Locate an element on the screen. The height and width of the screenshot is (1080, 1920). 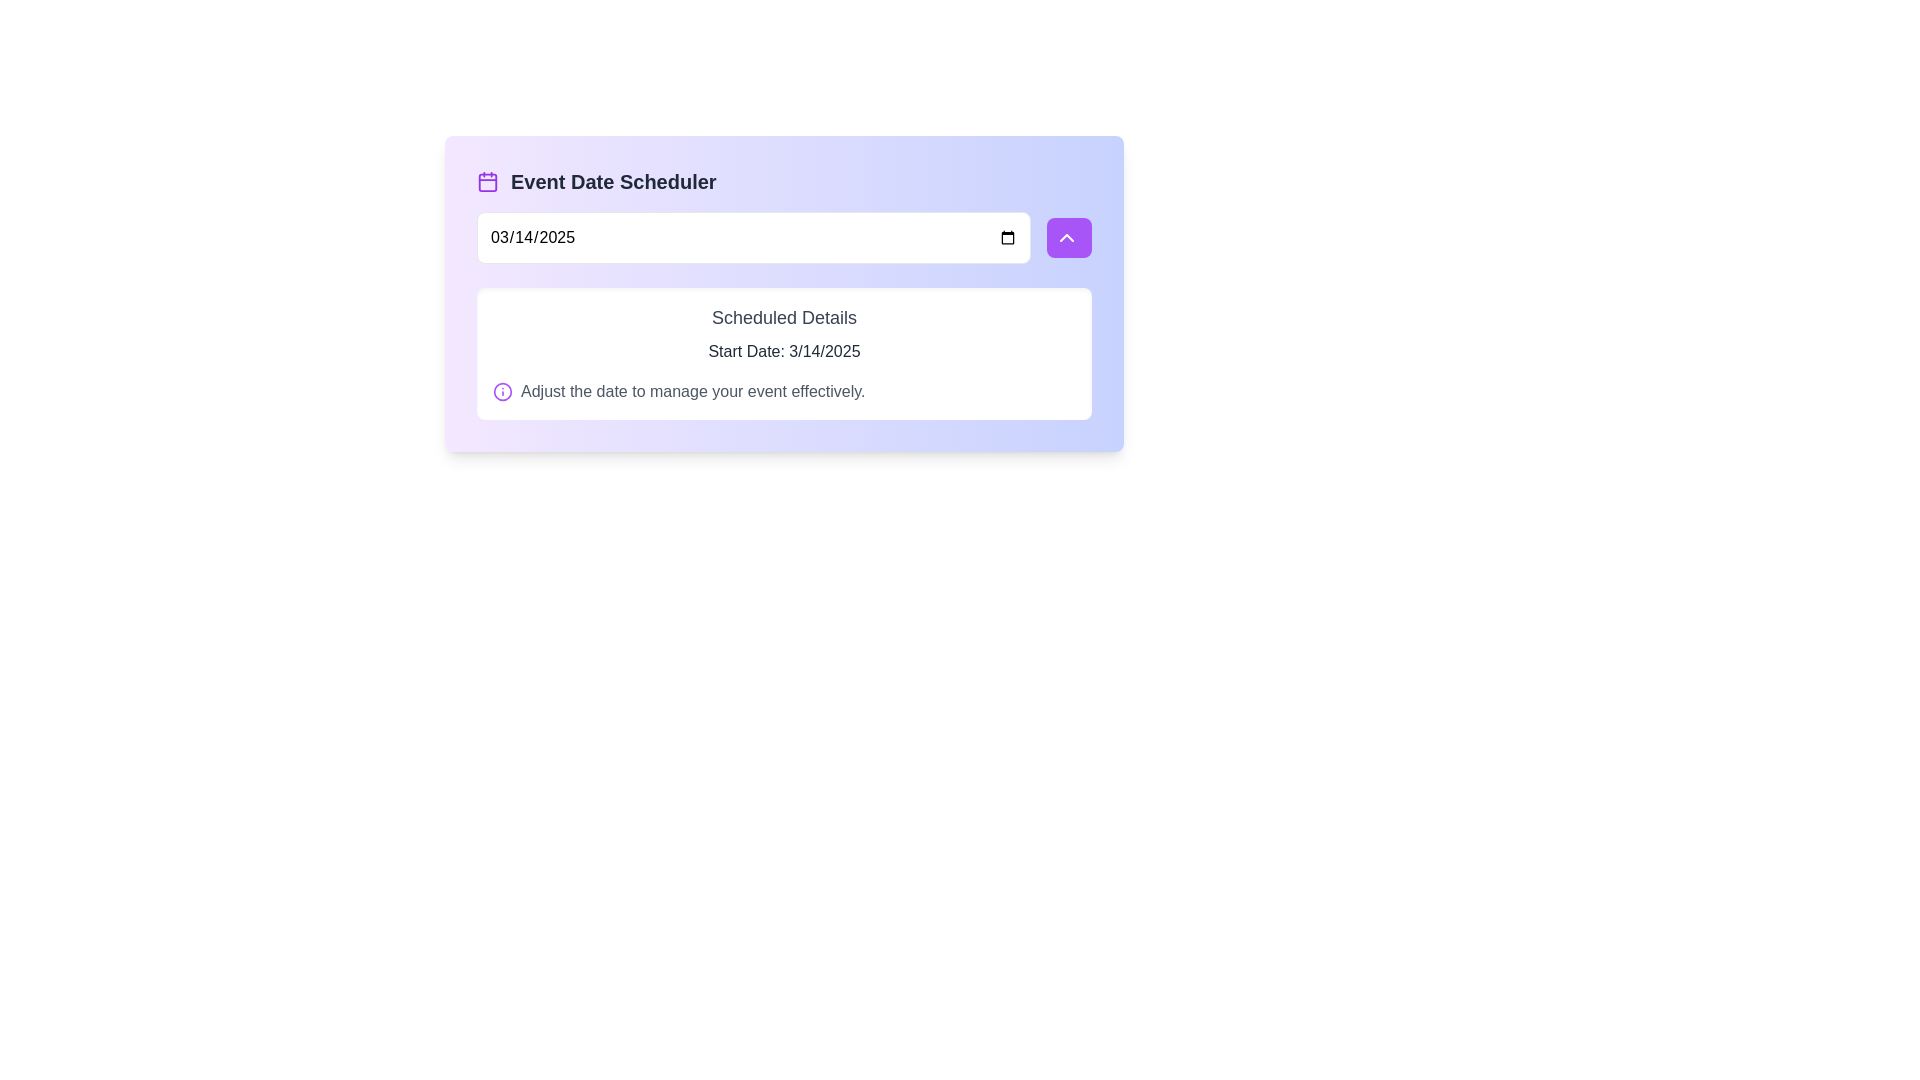
the upward-pointing chevron icon with a purple background to increment a value or navigate upwards is located at coordinates (1066, 237).